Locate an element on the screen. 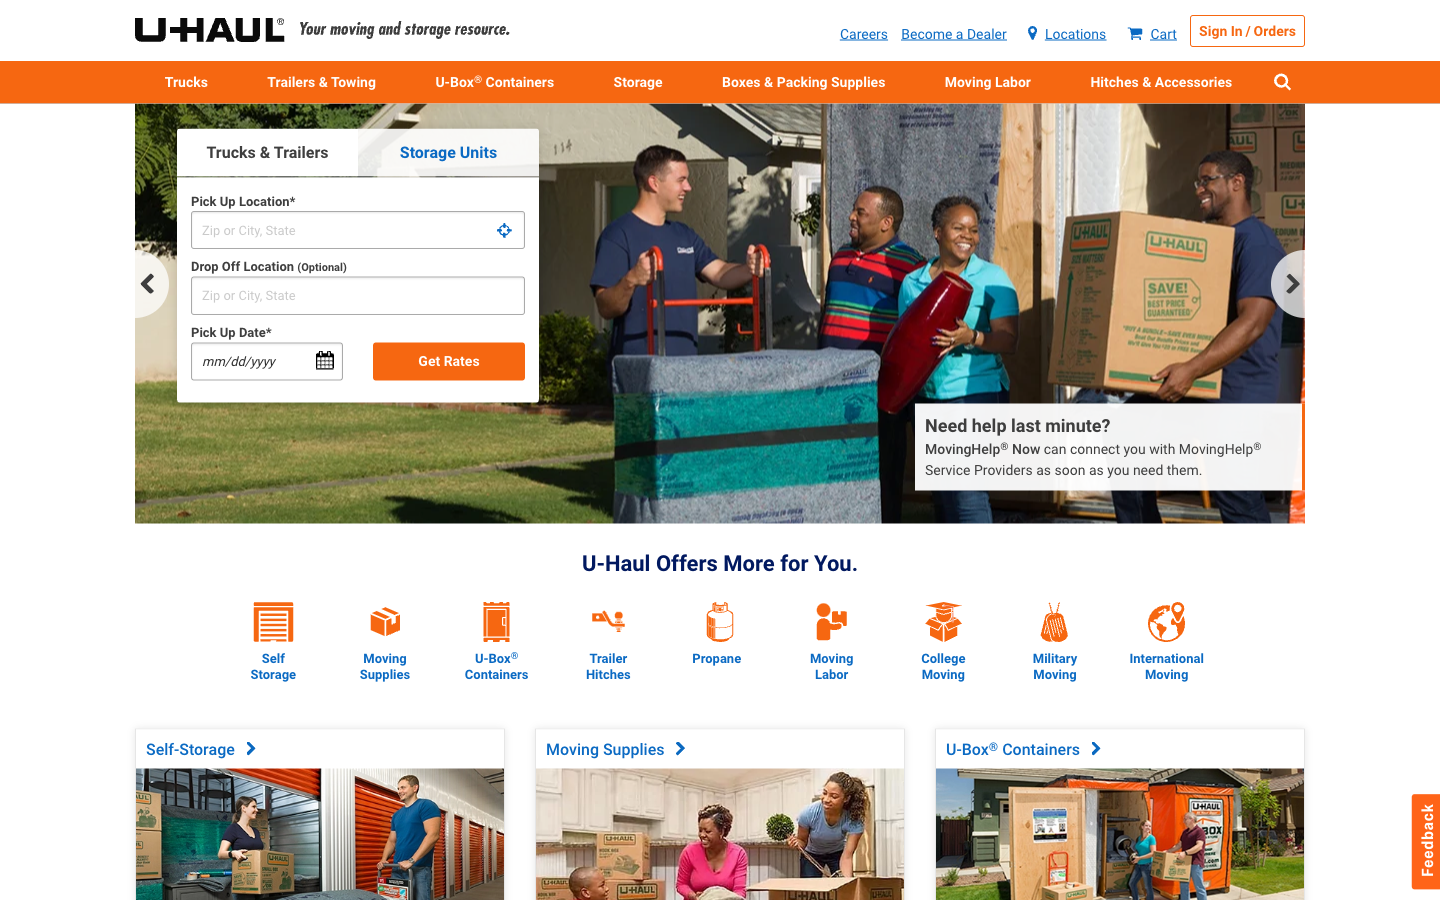  Are there special promotions or deals for veterans? is located at coordinates (1054, 604).